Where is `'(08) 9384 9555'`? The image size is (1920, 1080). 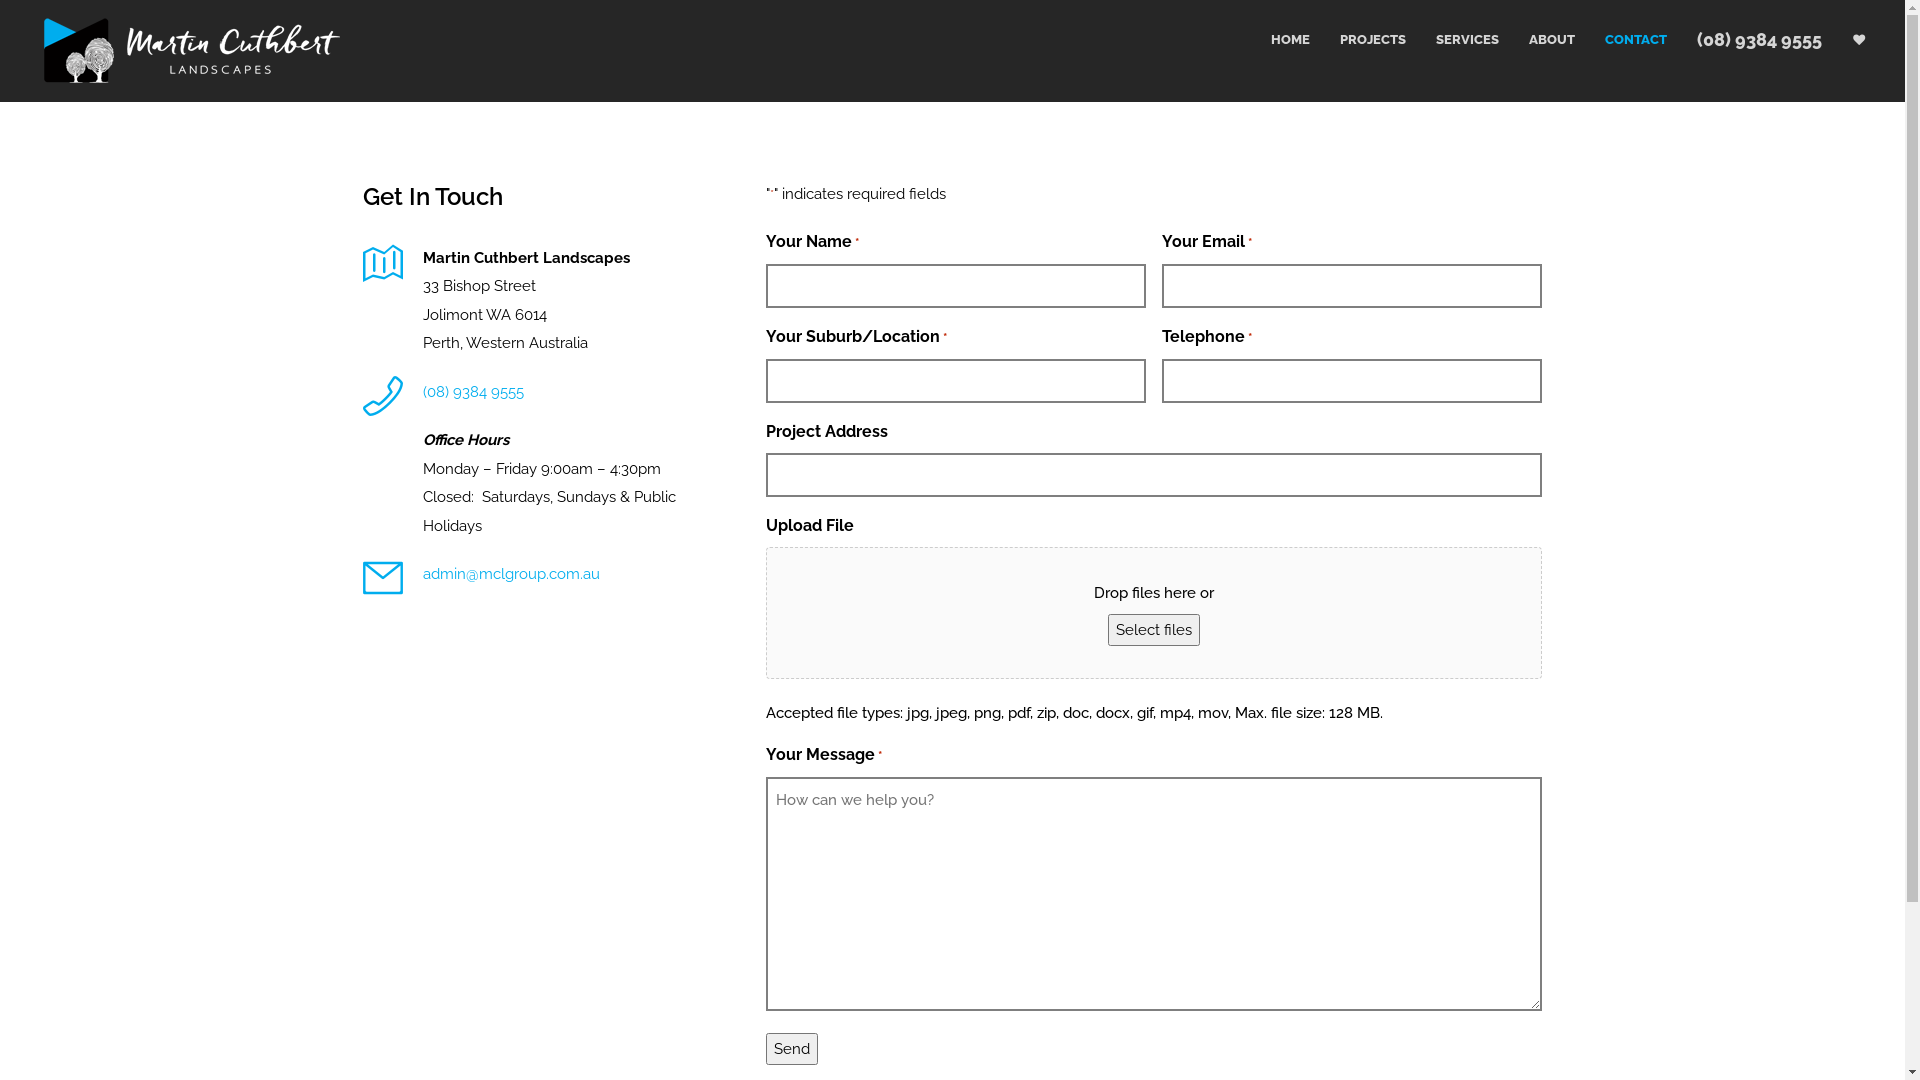 '(08) 9384 9555' is located at coordinates (471, 392).